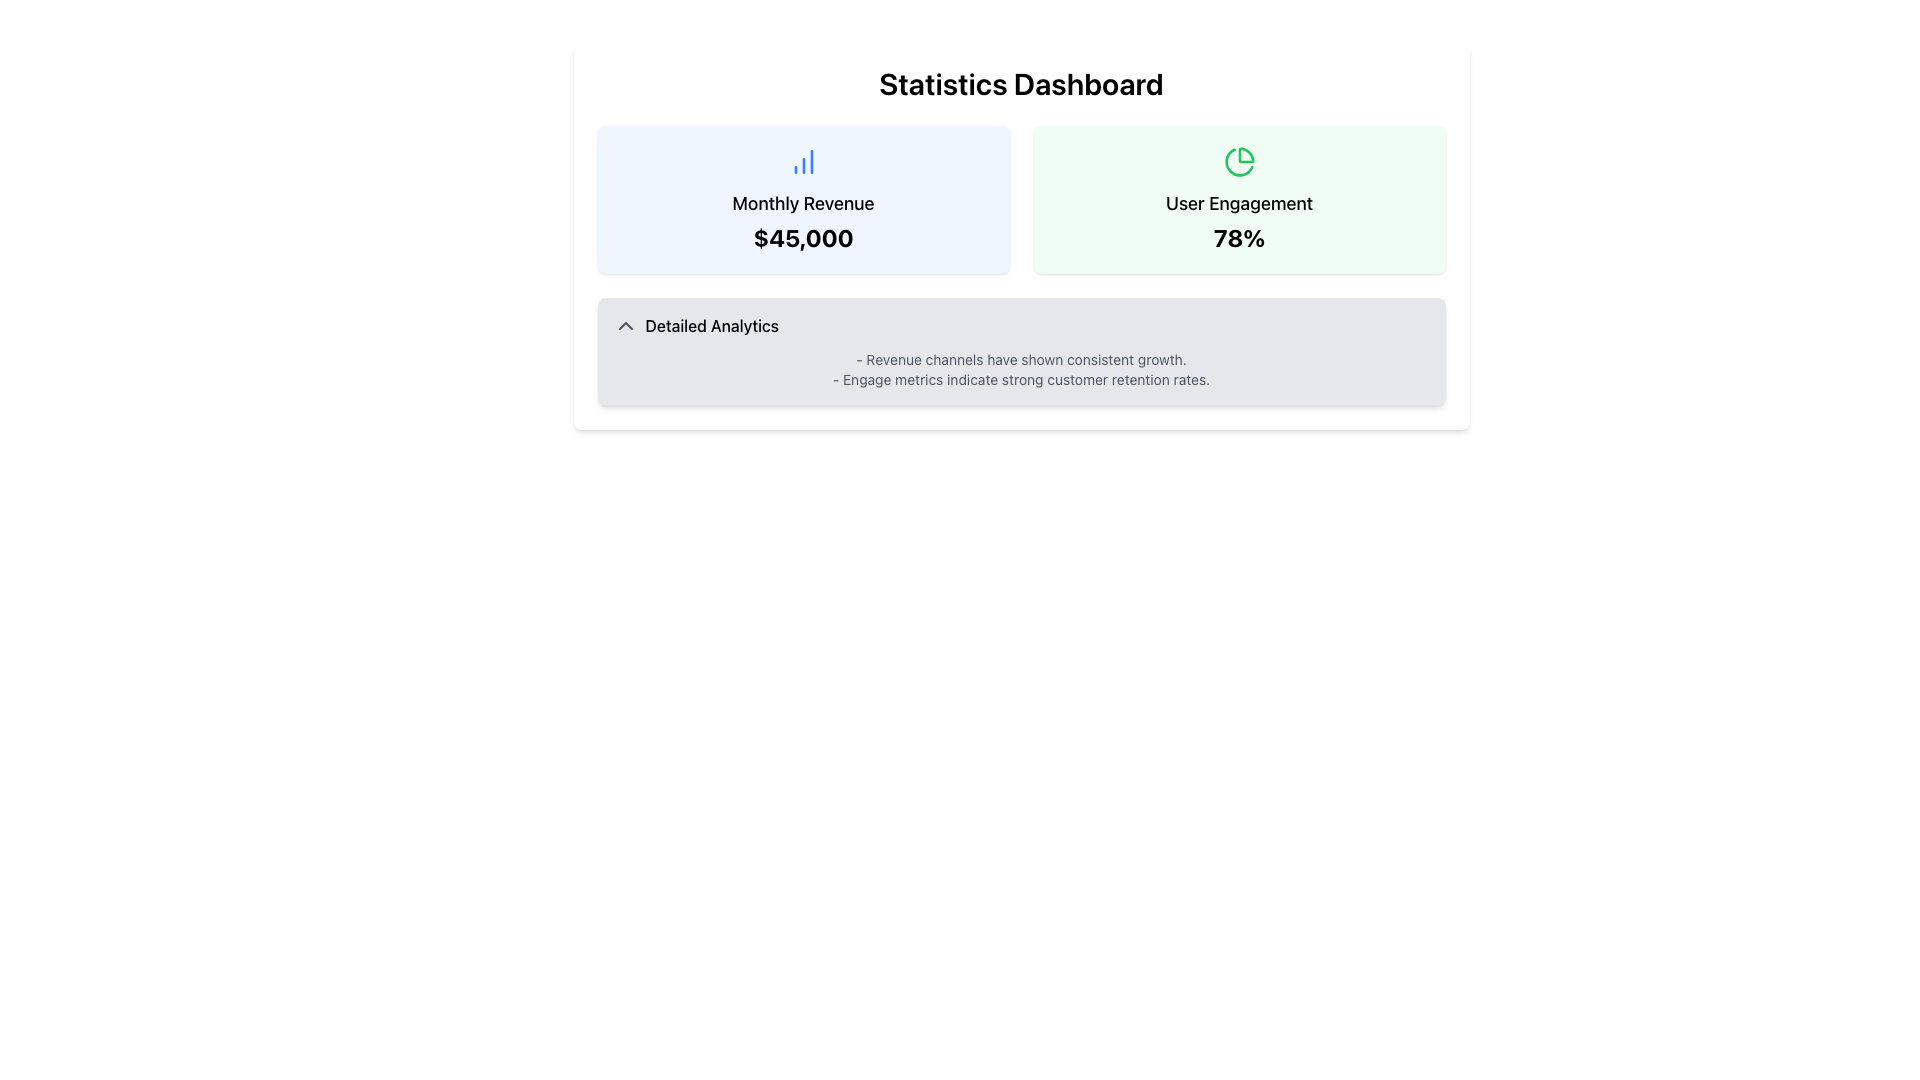  What do you see at coordinates (1021, 370) in the screenshot?
I see `text from the Text Component located within the card under the 'Detailed Analytics' header, which contains two bullet points in a small gray sans-serif font` at bounding box center [1021, 370].